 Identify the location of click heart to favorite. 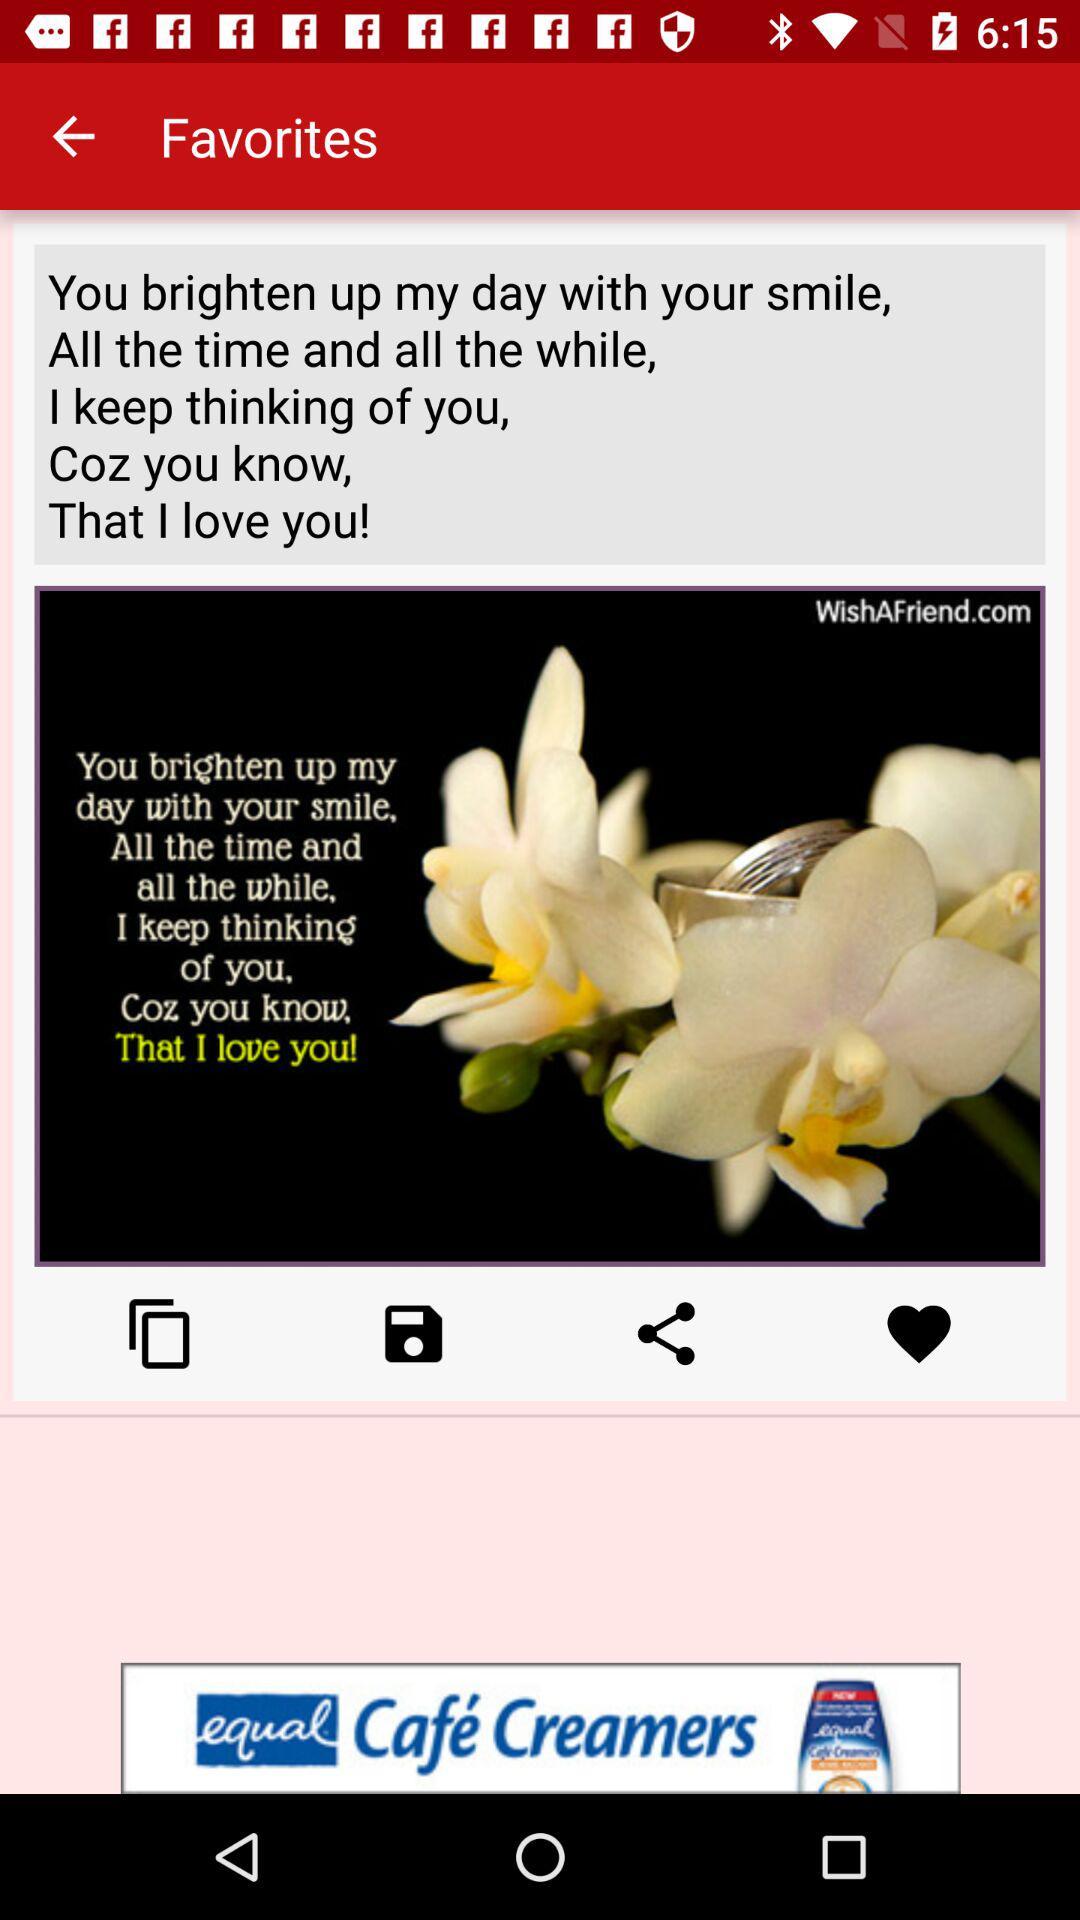
(919, 1333).